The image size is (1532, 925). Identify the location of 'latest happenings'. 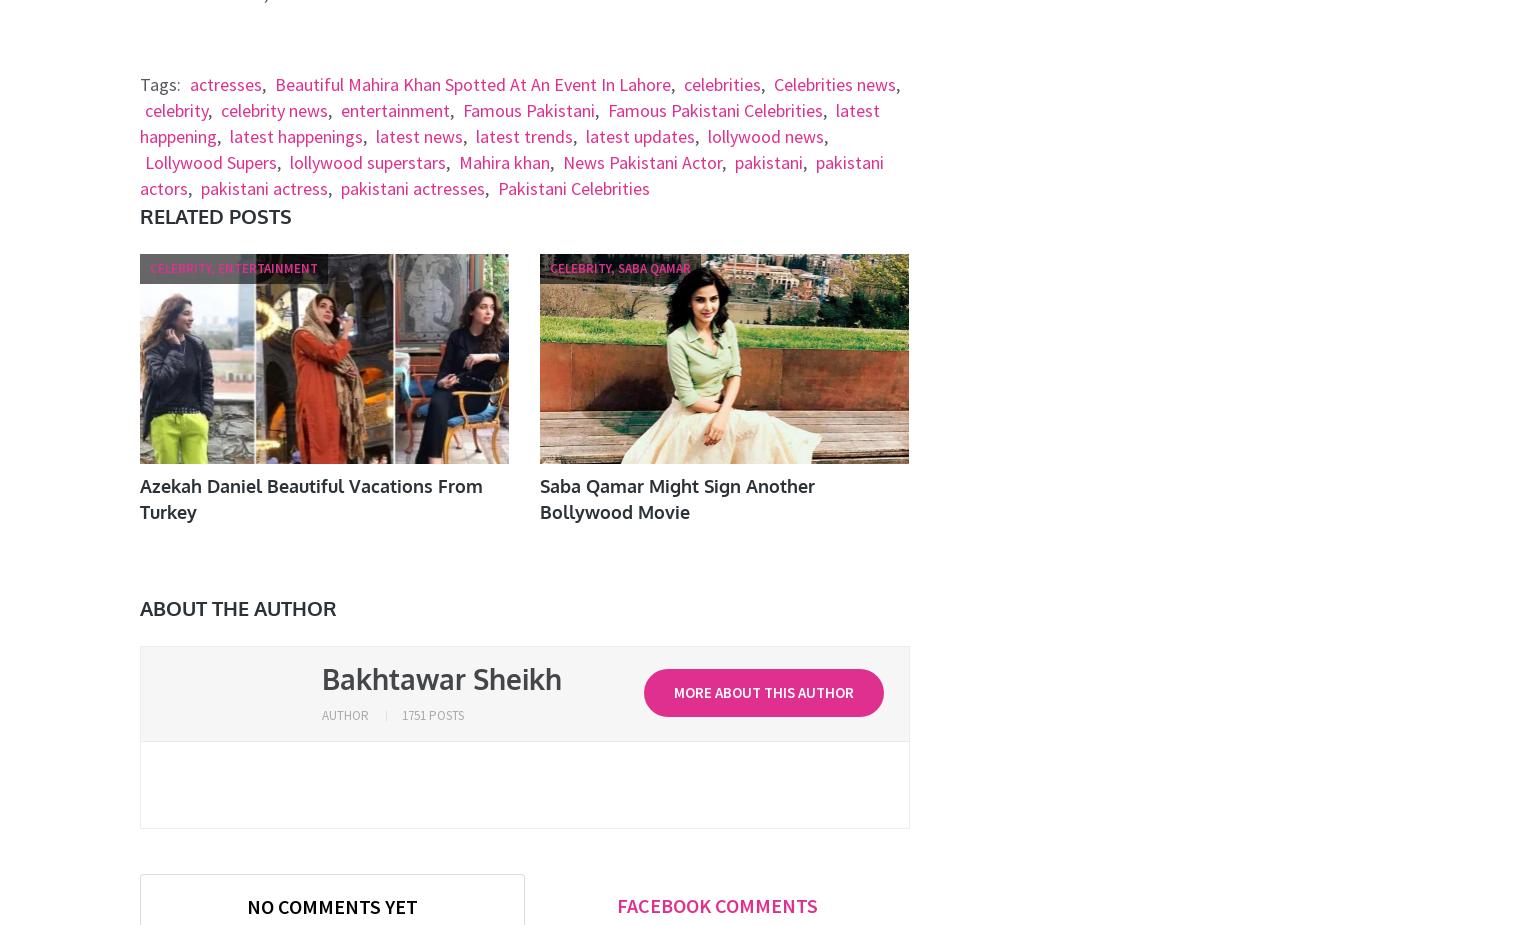
(294, 135).